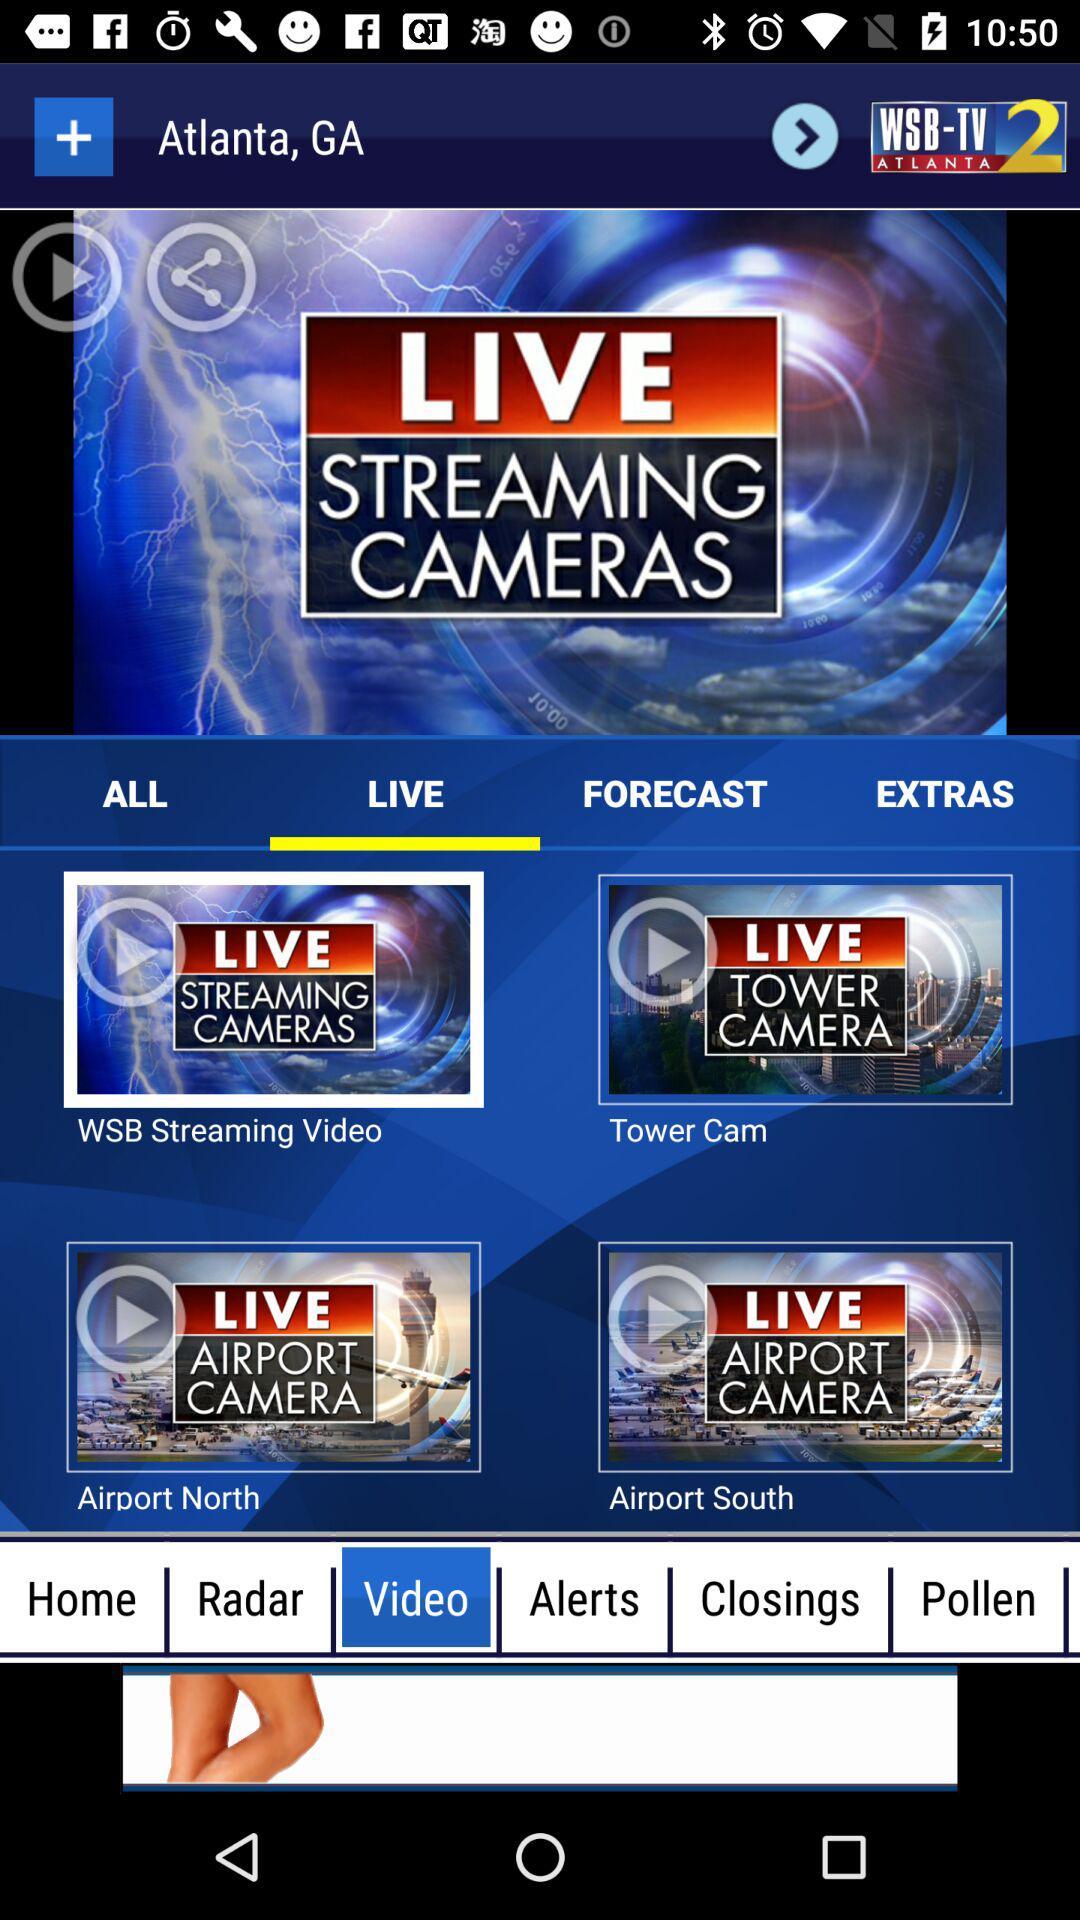  What do you see at coordinates (72, 135) in the screenshot?
I see `location` at bounding box center [72, 135].